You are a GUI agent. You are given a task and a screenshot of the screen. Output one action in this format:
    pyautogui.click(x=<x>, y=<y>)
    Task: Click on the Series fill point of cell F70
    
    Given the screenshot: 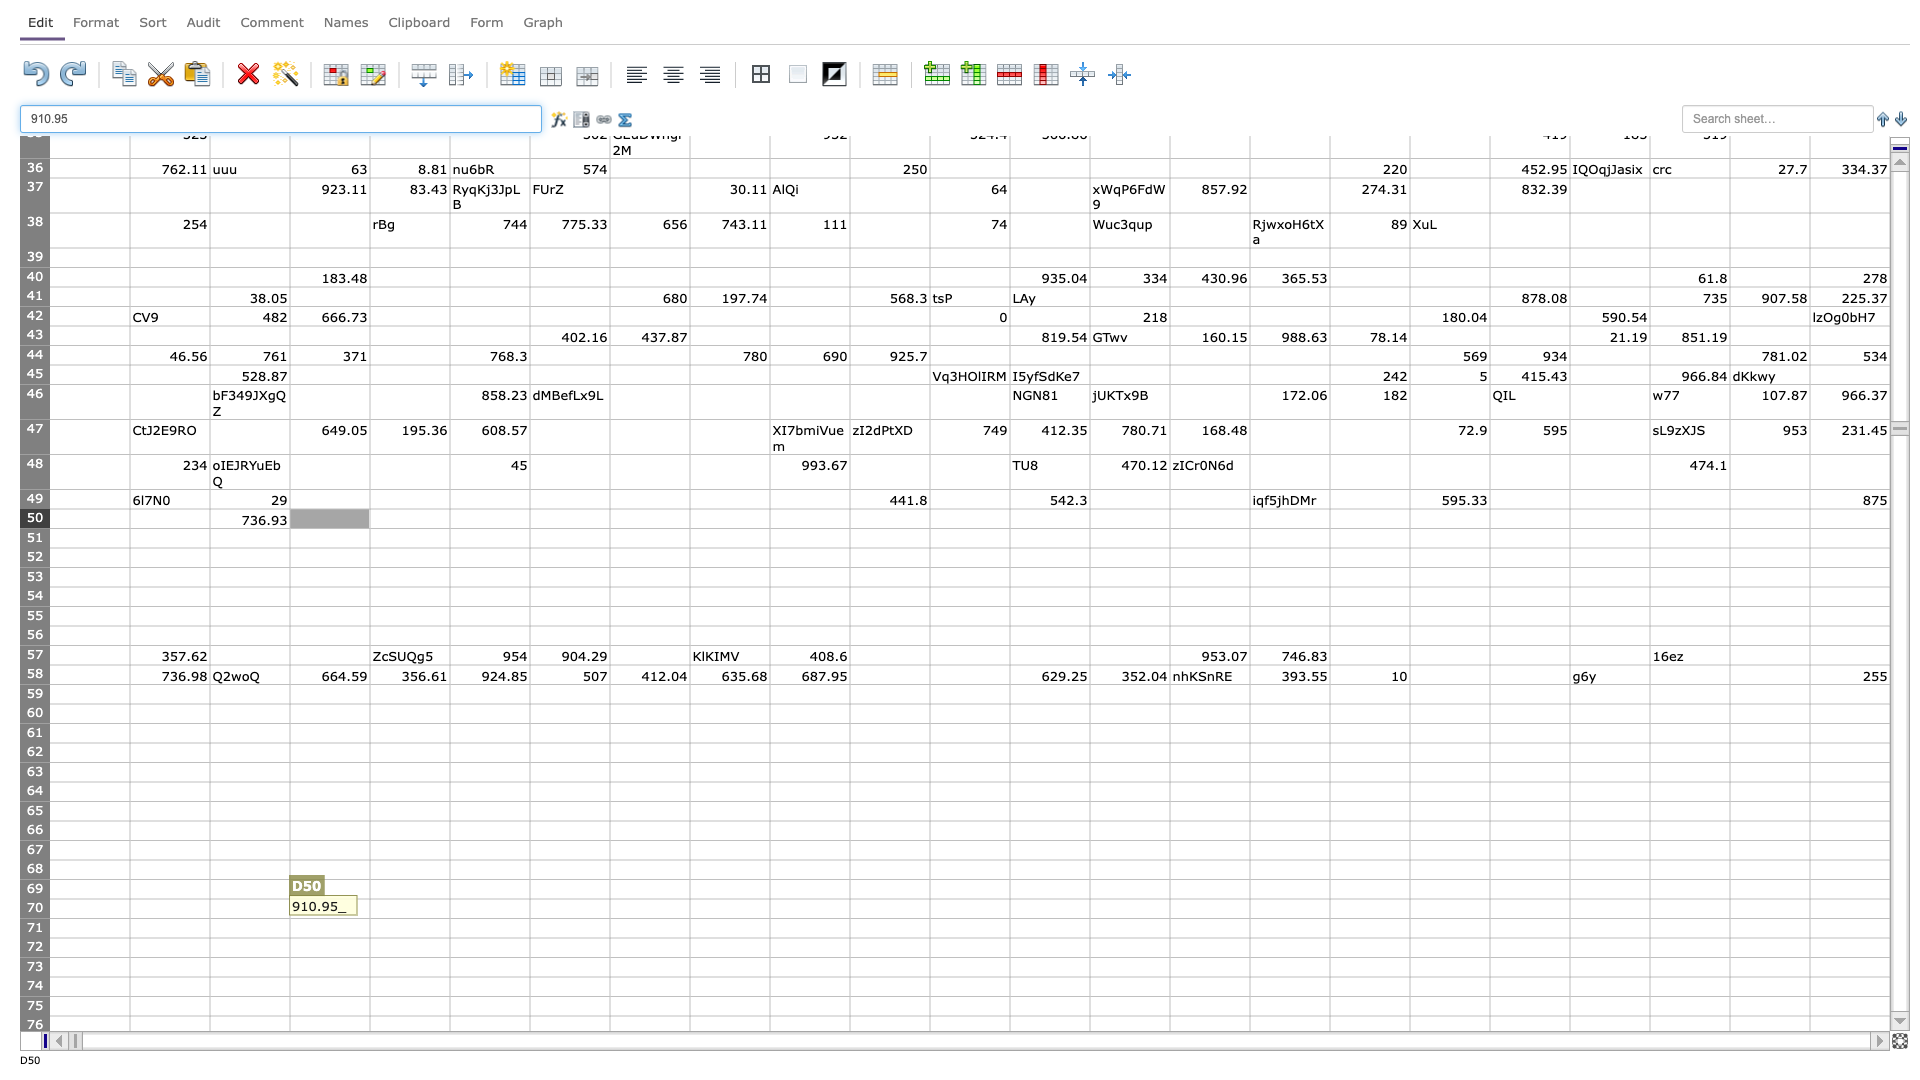 What is the action you would take?
    pyautogui.click(x=529, y=918)
    